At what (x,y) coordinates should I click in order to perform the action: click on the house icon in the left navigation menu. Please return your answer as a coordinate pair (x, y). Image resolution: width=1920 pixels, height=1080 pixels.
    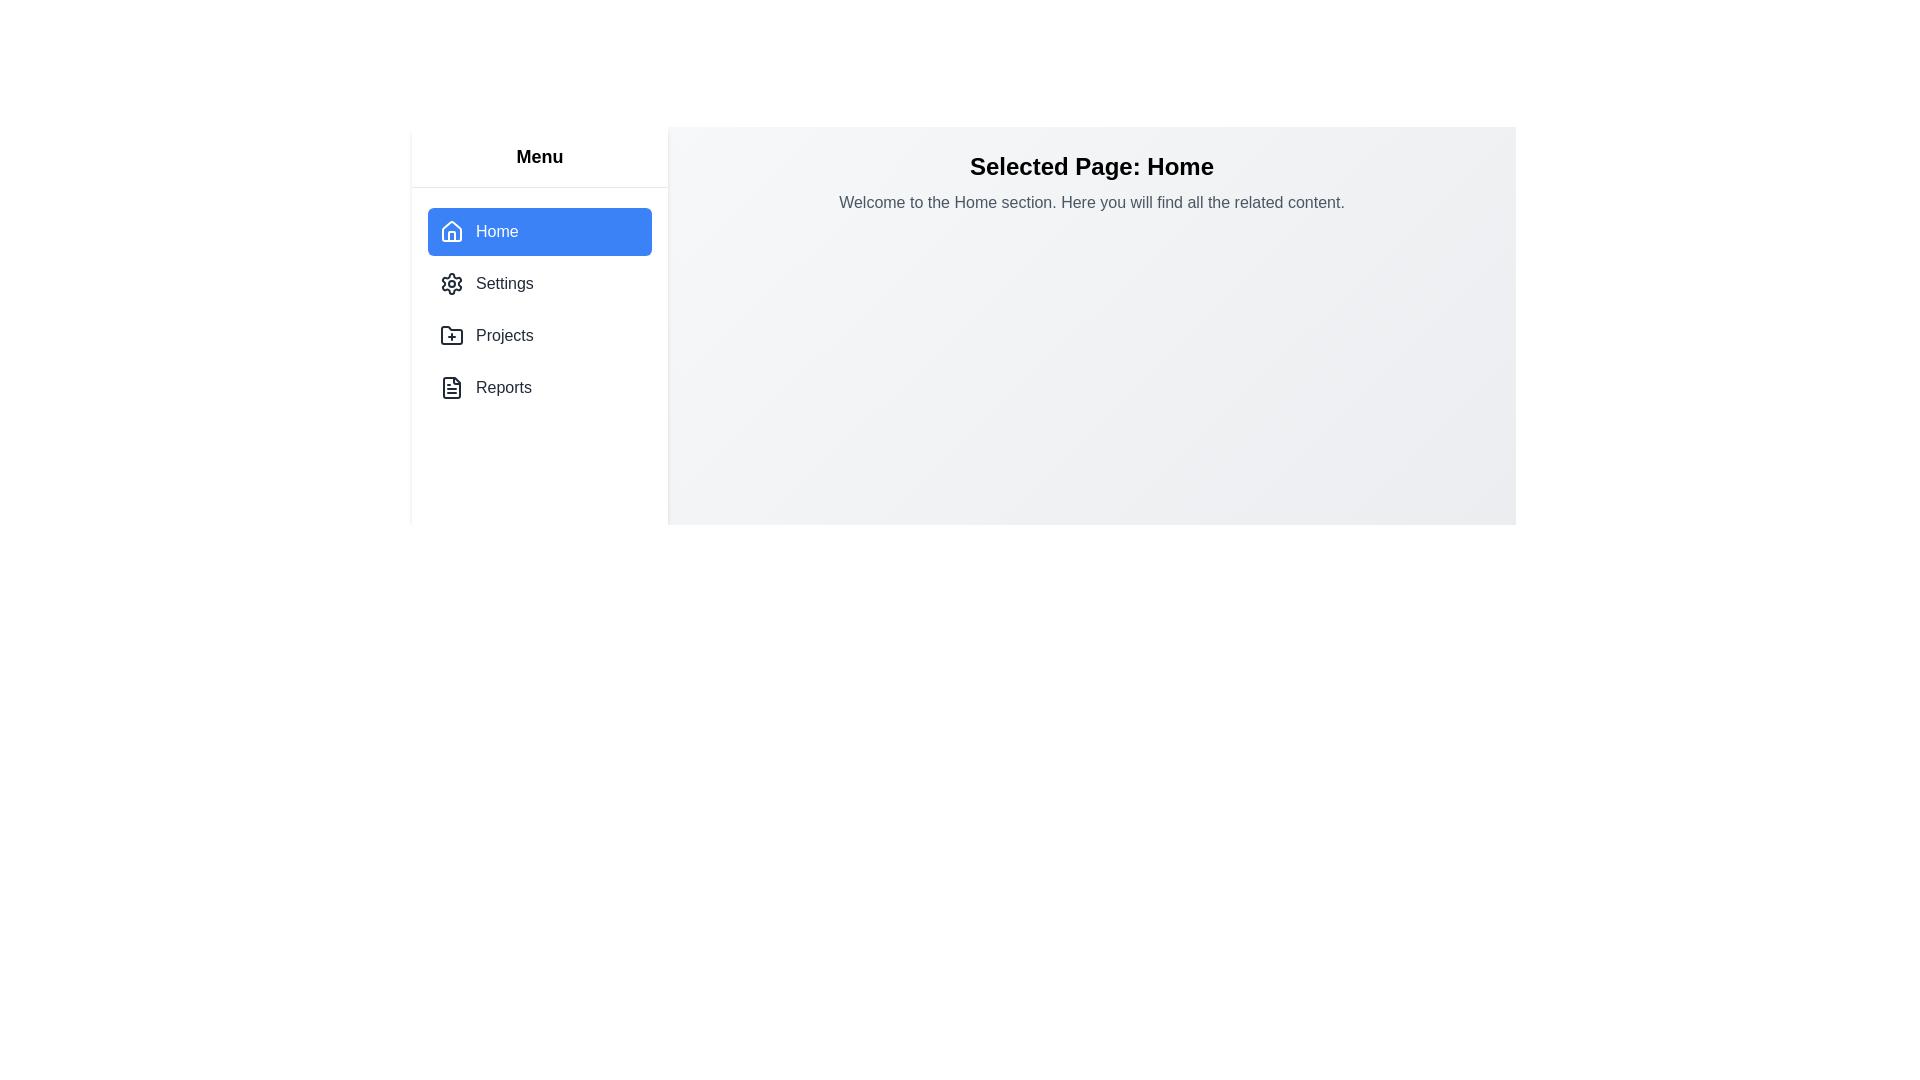
    Looking at the image, I should click on (450, 230).